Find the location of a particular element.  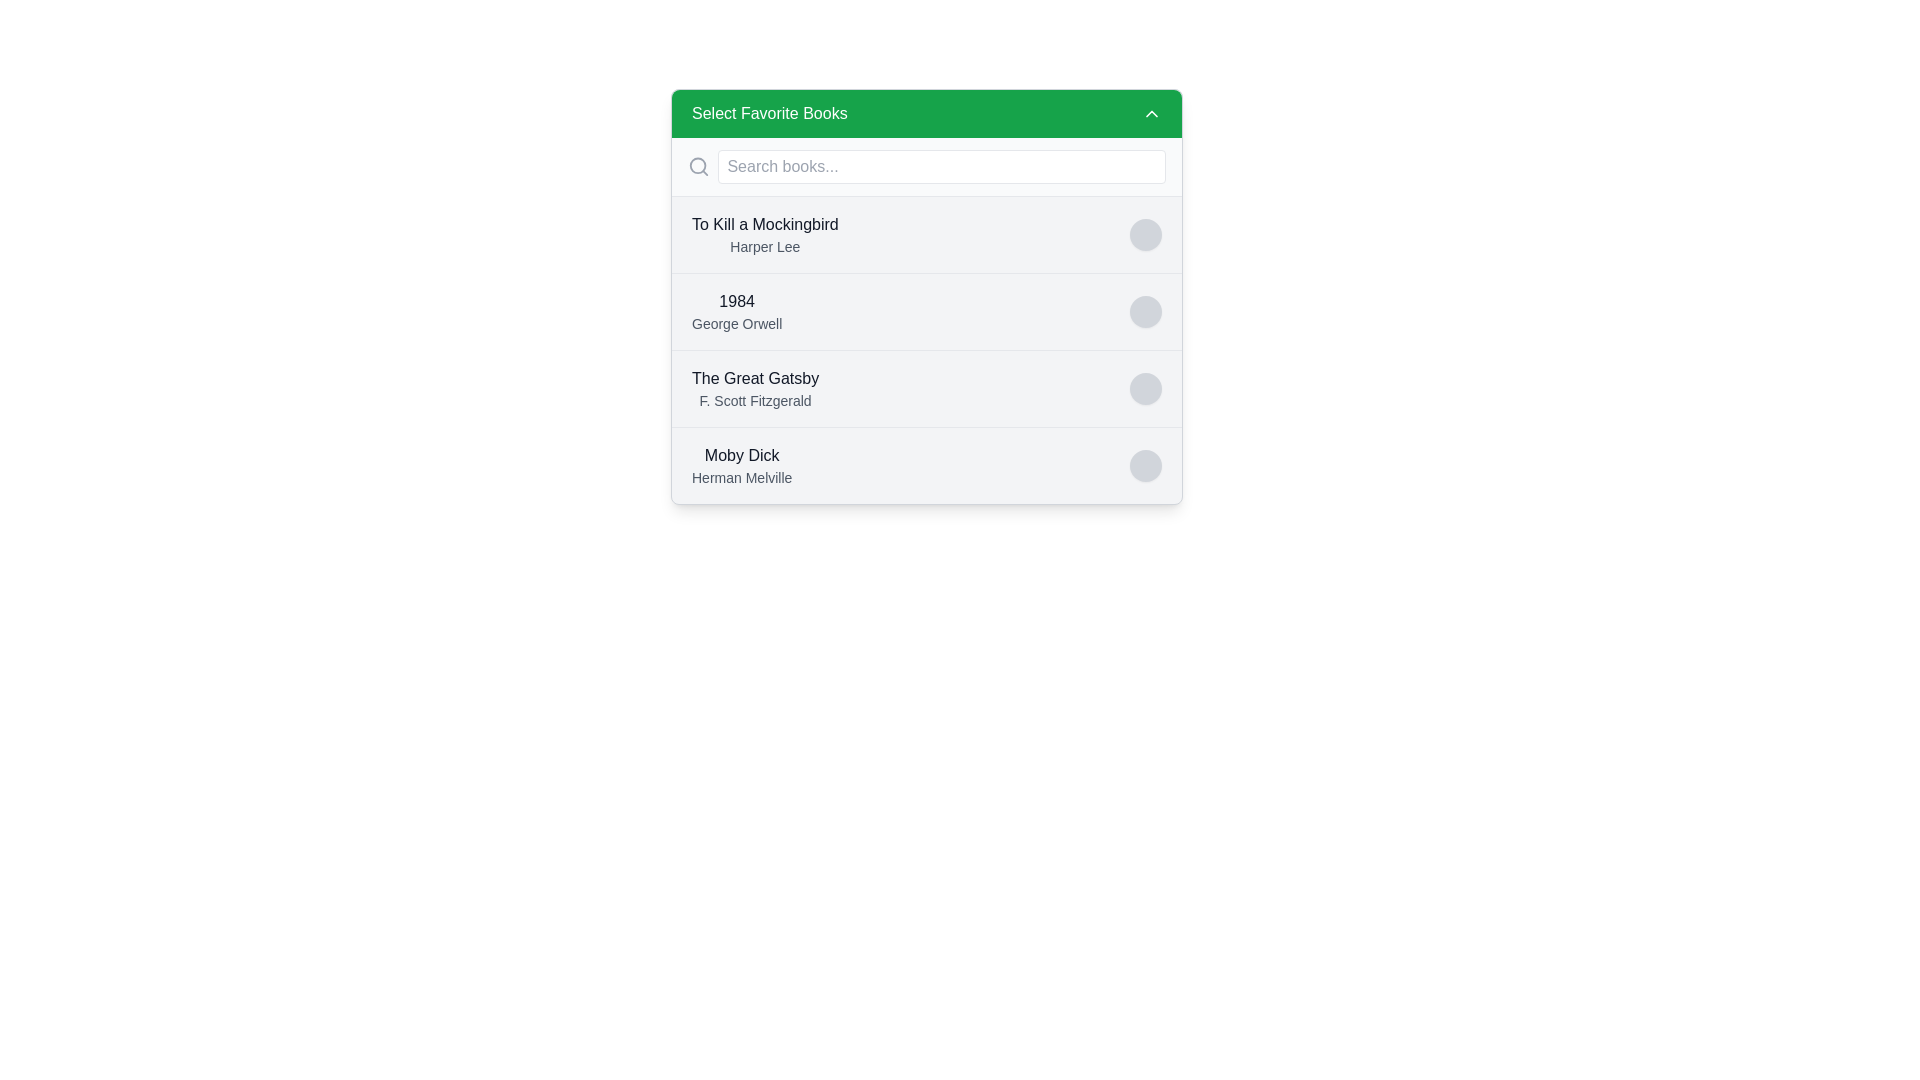

the text label displaying the title 'Moby Dick' located in the fourth book entry of the book selection interface is located at coordinates (741, 455).